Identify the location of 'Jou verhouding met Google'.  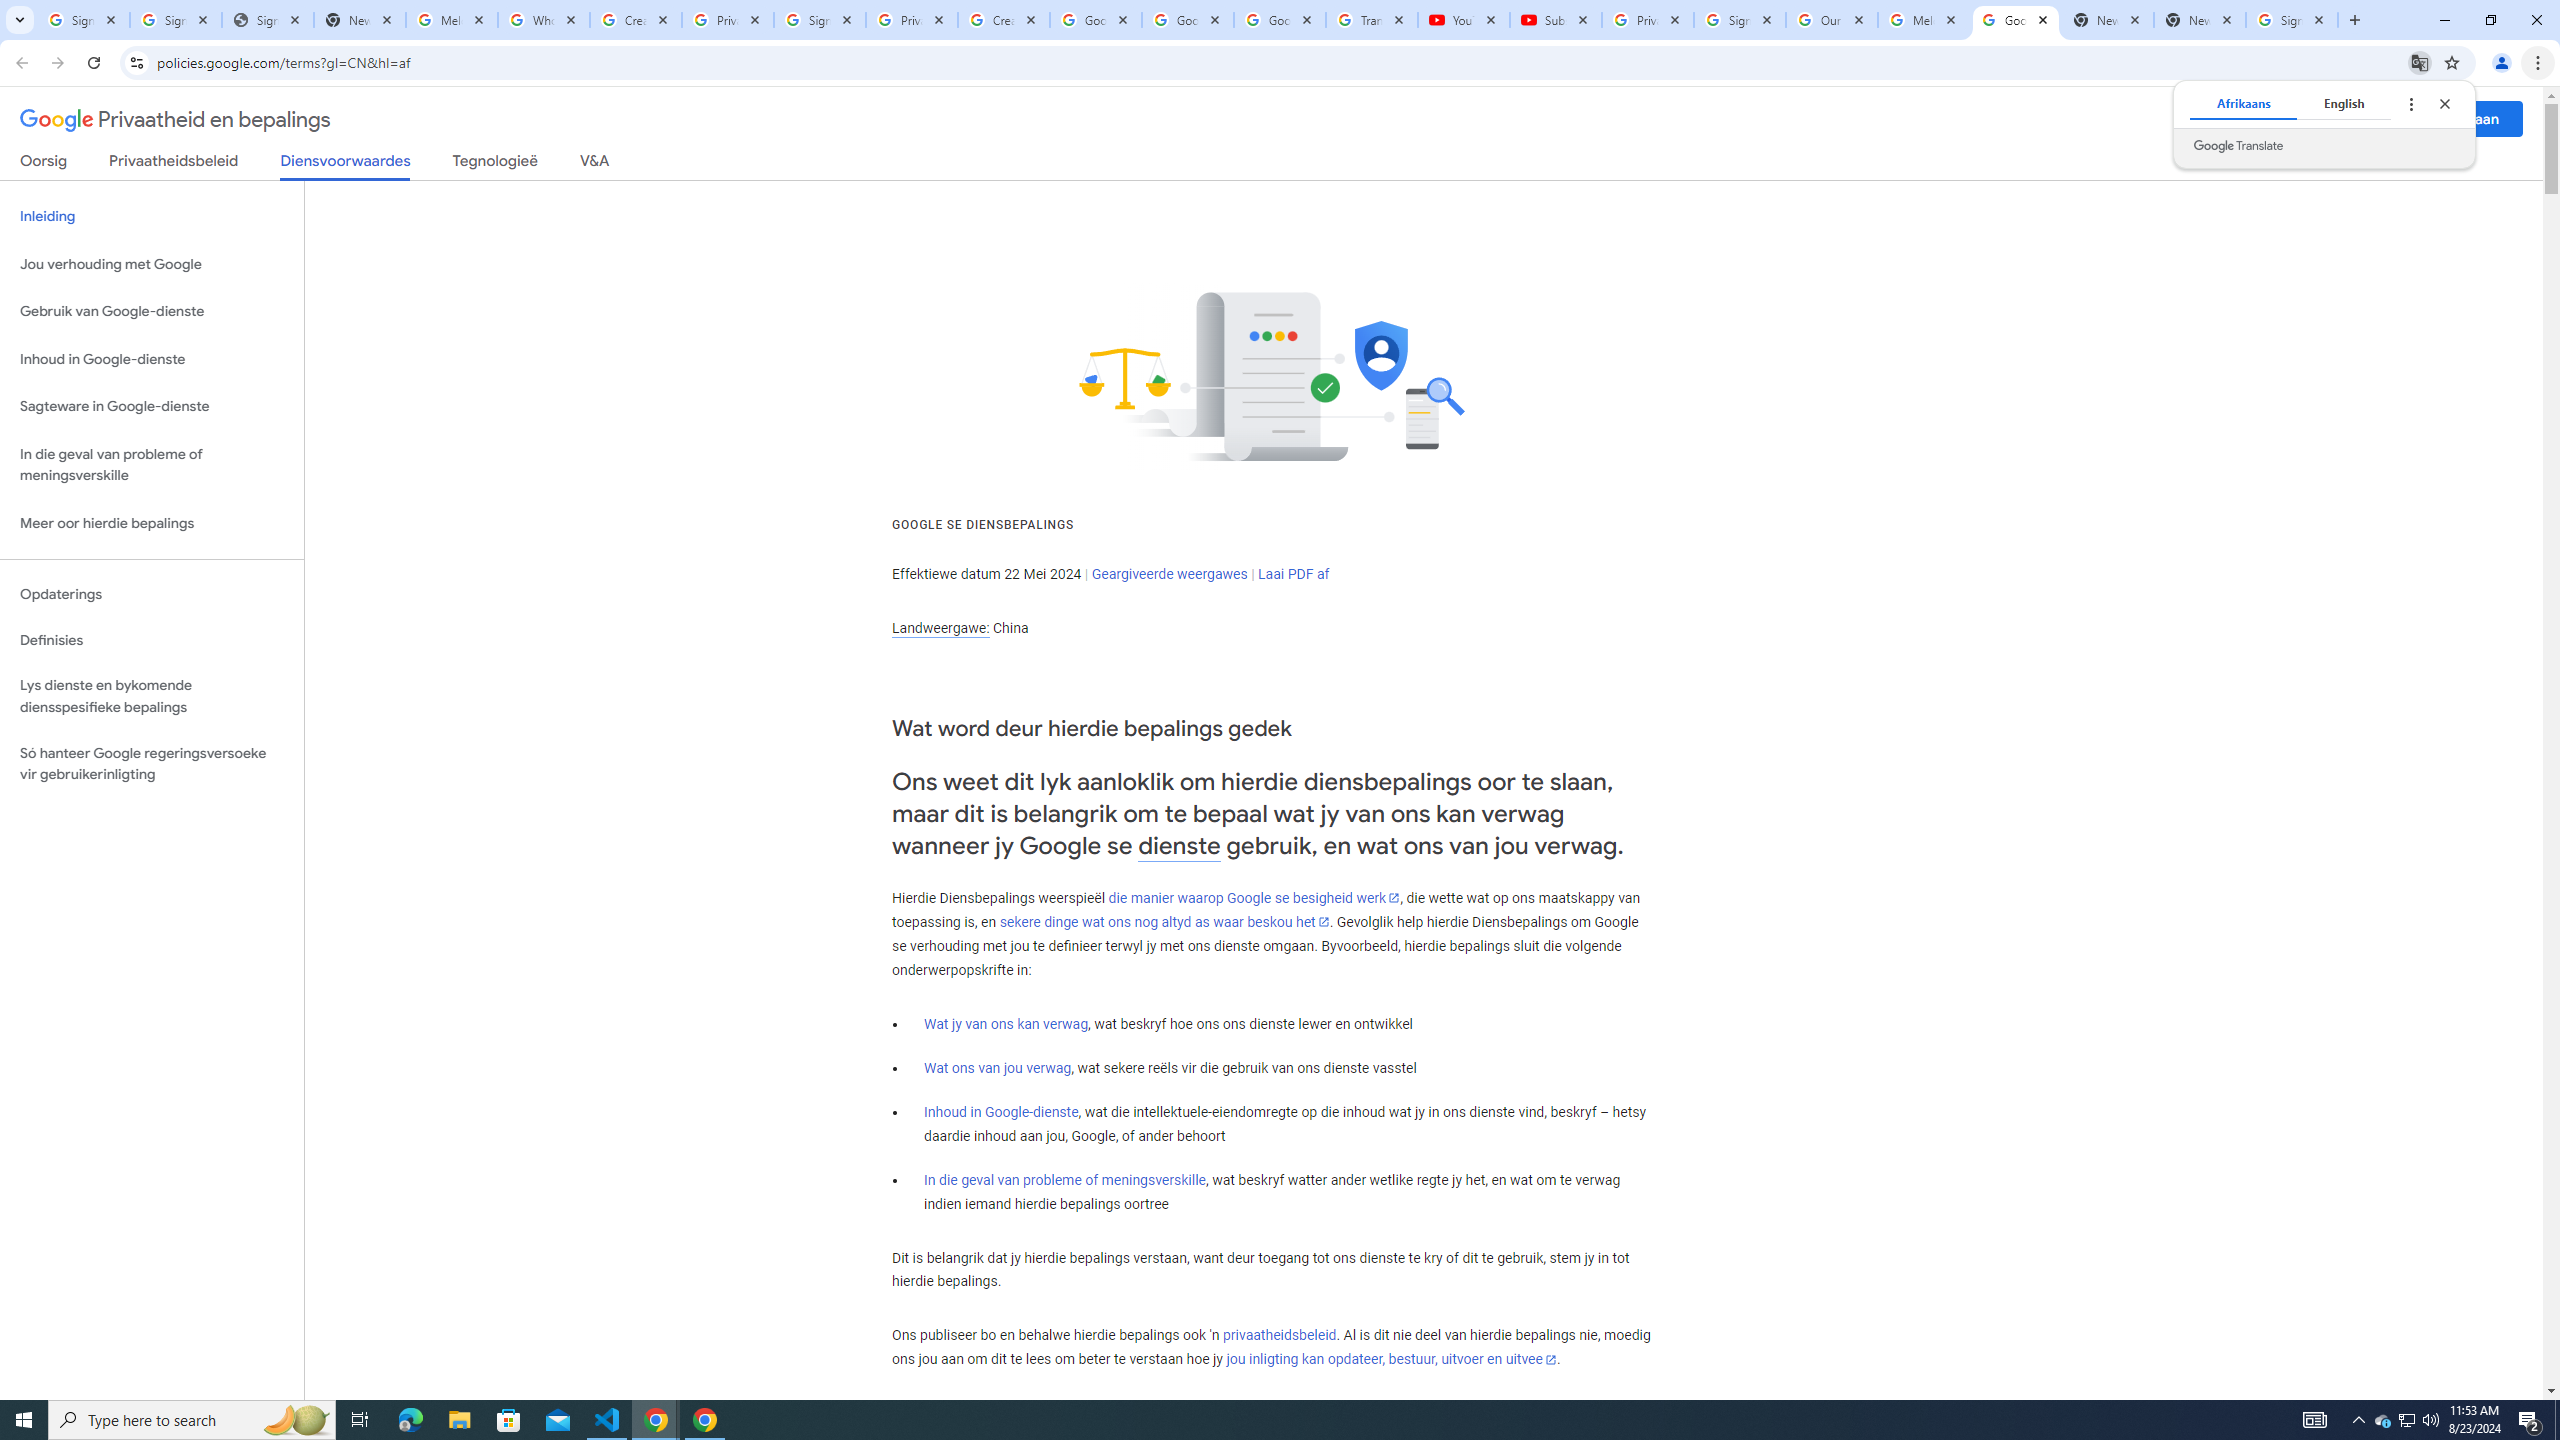
(151, 264).